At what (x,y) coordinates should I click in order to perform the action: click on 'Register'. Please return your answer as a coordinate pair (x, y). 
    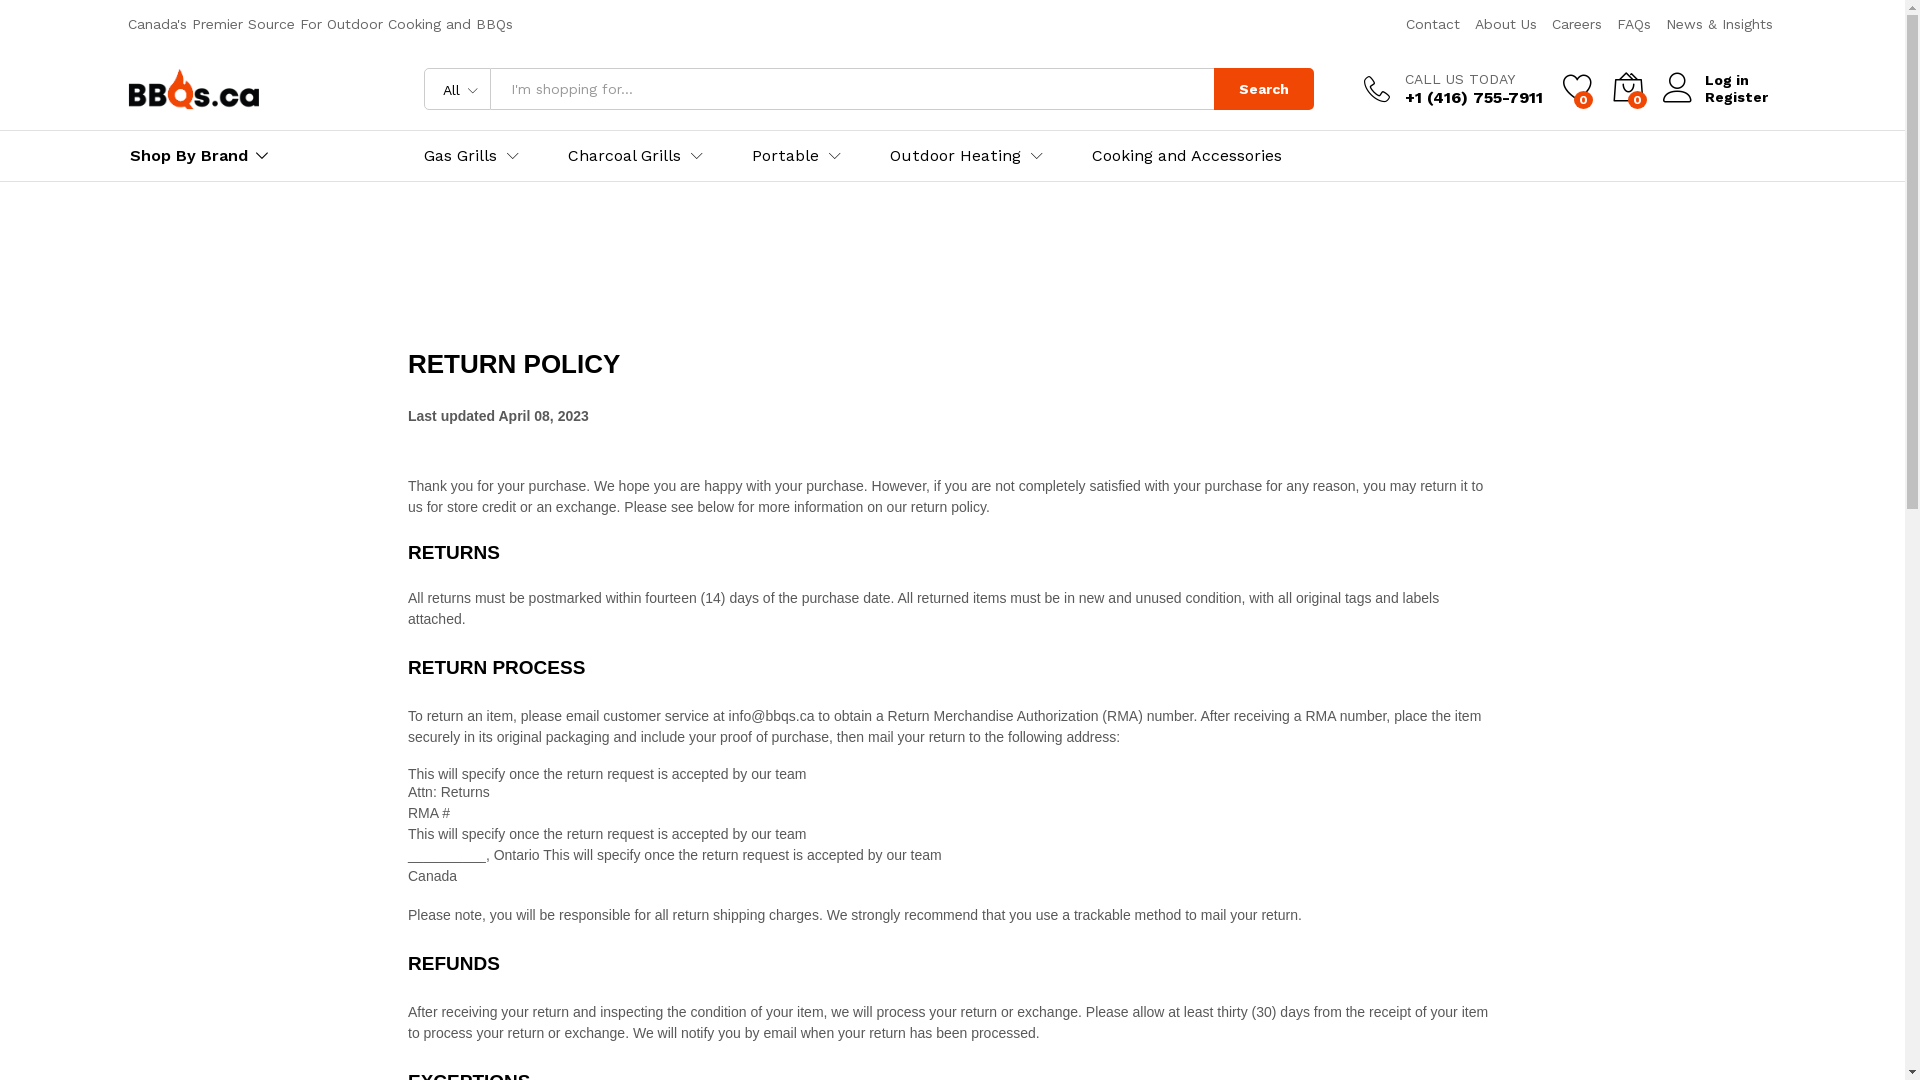
    Looking at the image, I should click on (1713, 97).